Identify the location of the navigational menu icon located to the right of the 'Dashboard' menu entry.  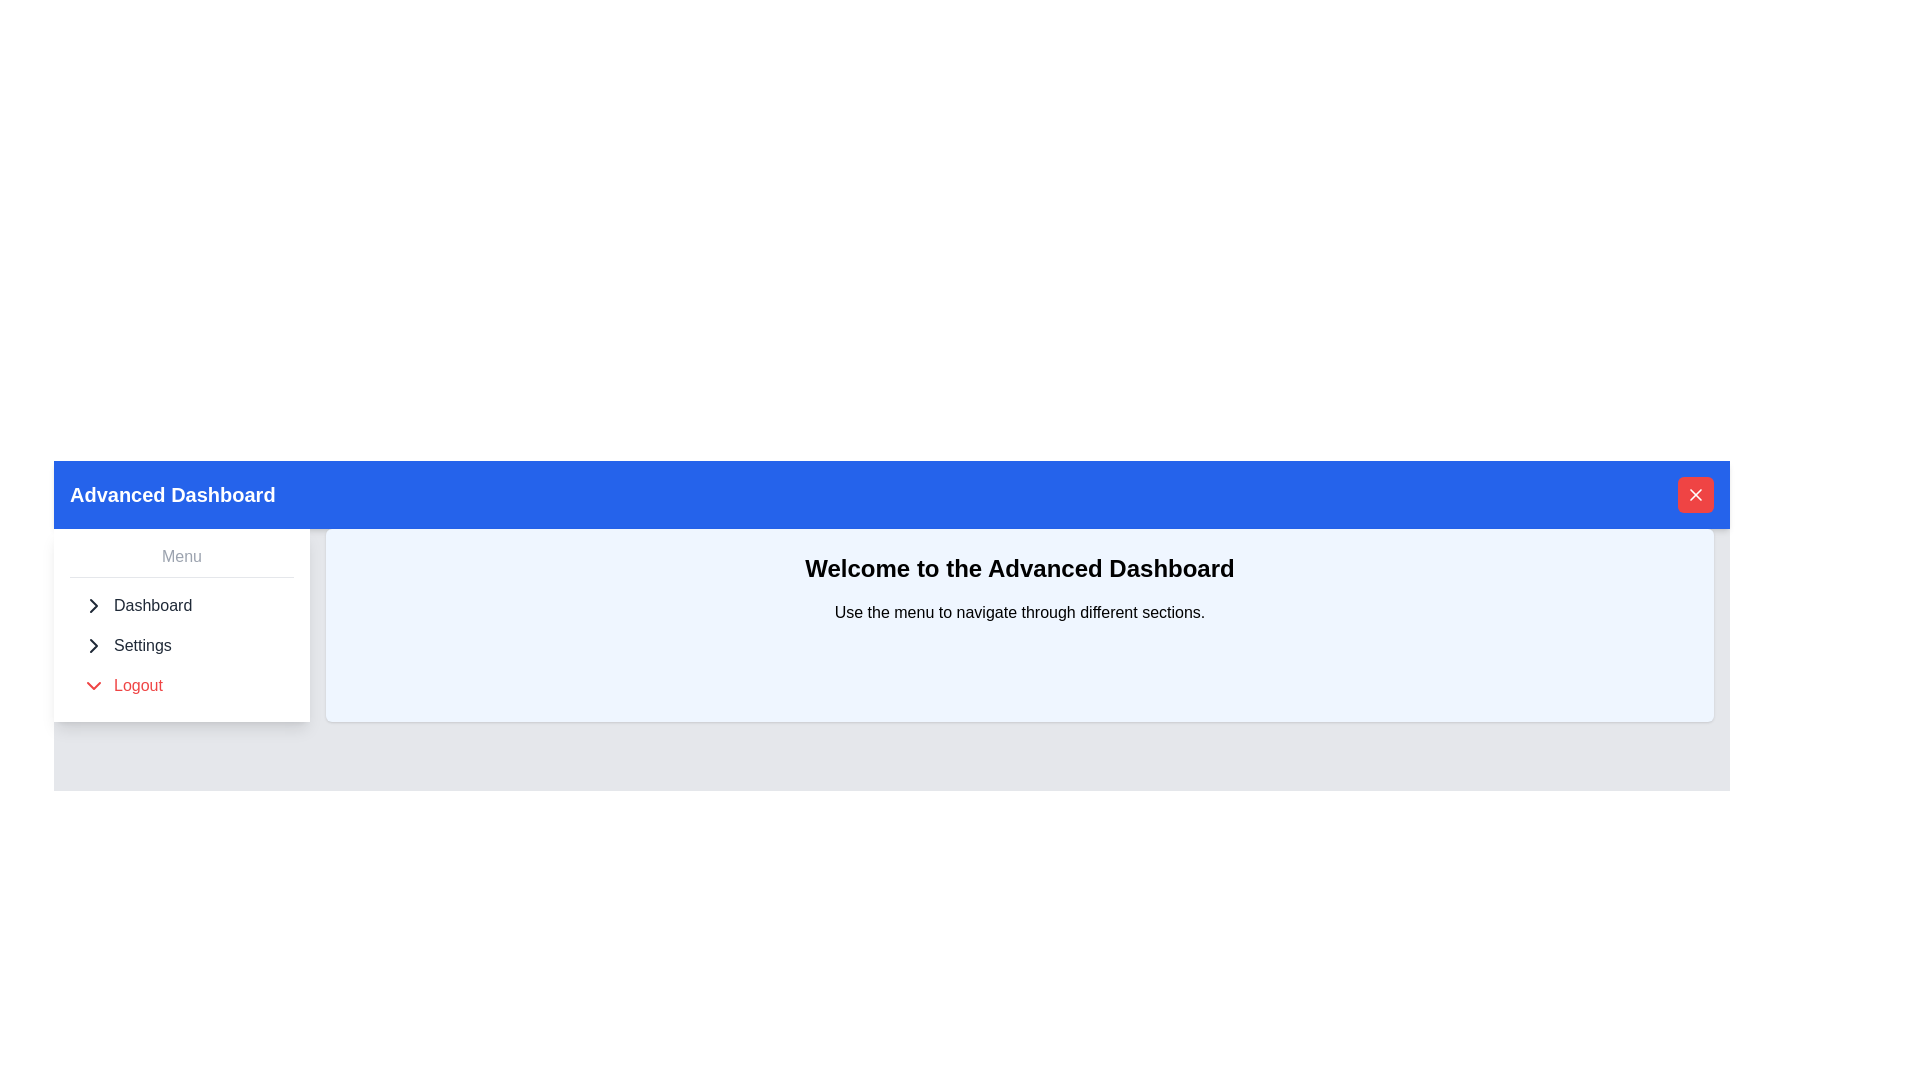
(93, 604).